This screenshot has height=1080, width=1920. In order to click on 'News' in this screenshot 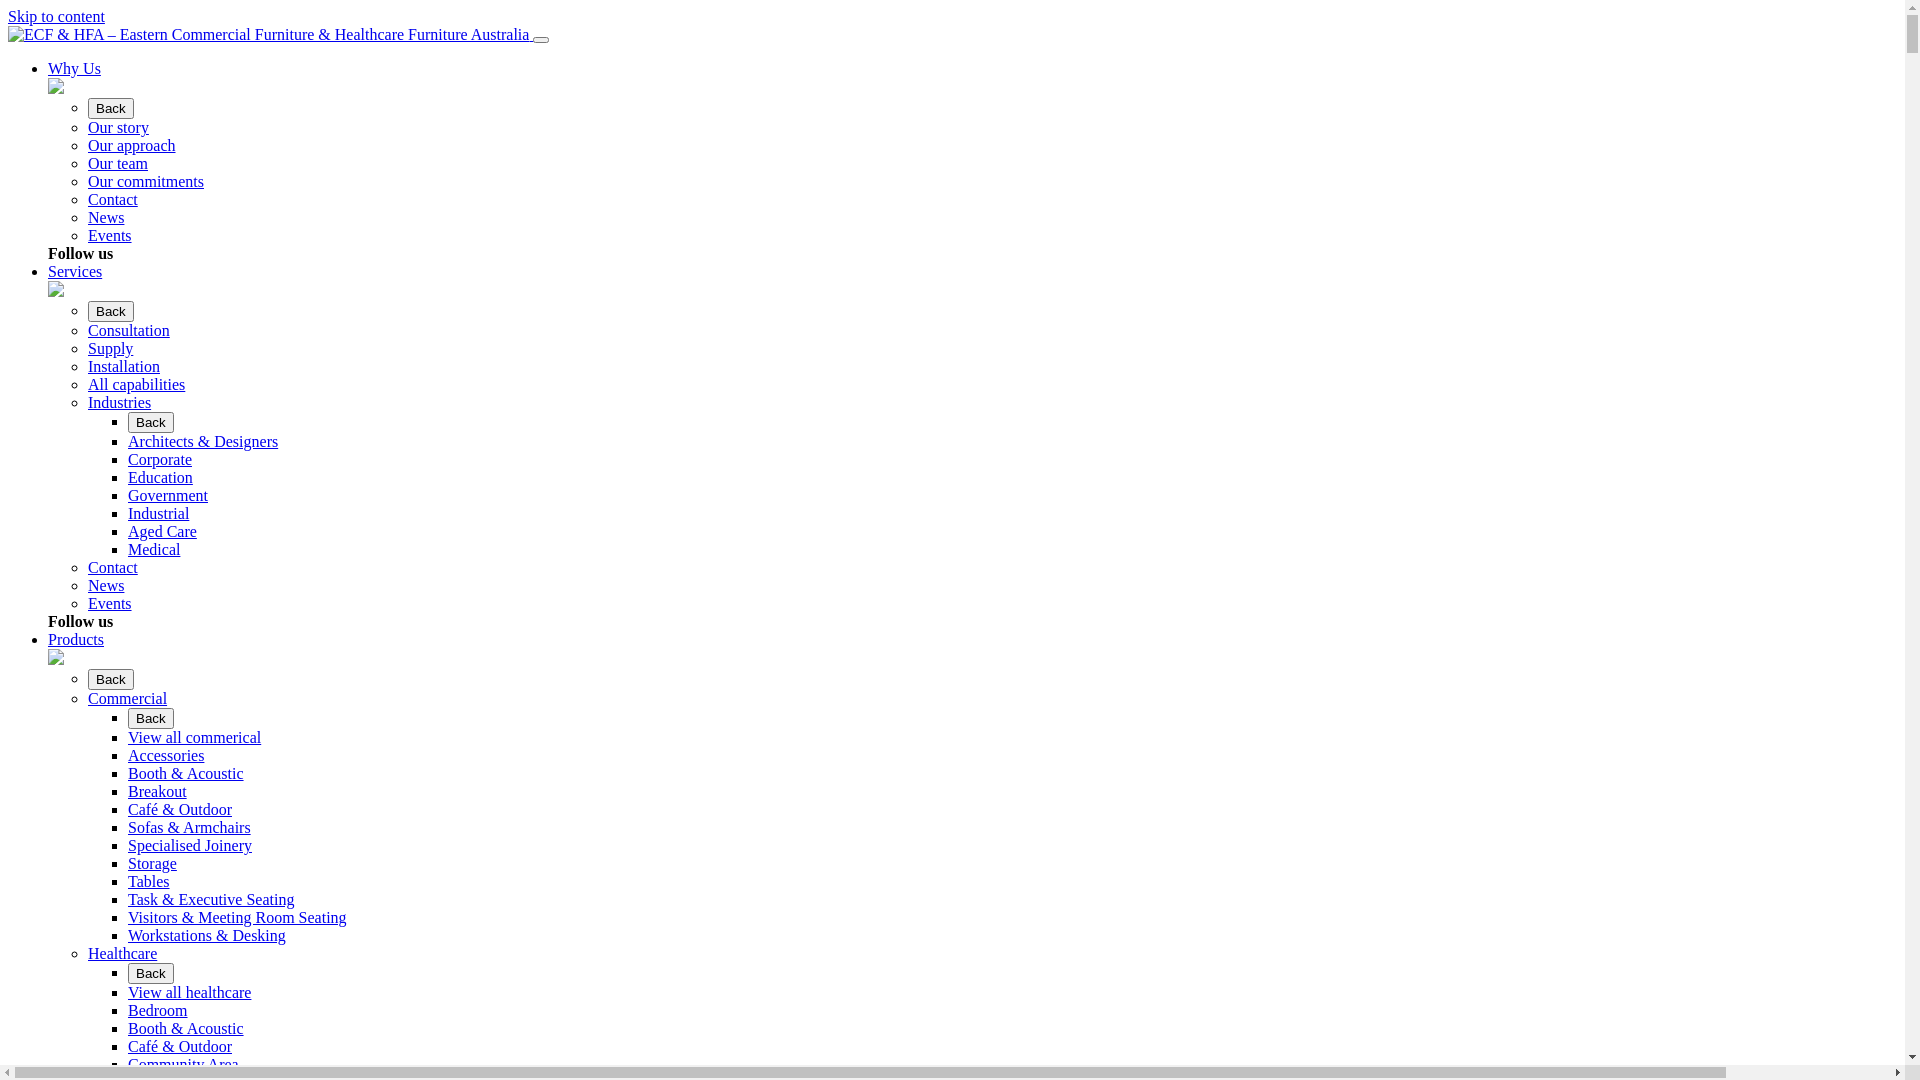, I will do `click(86, 585)`.